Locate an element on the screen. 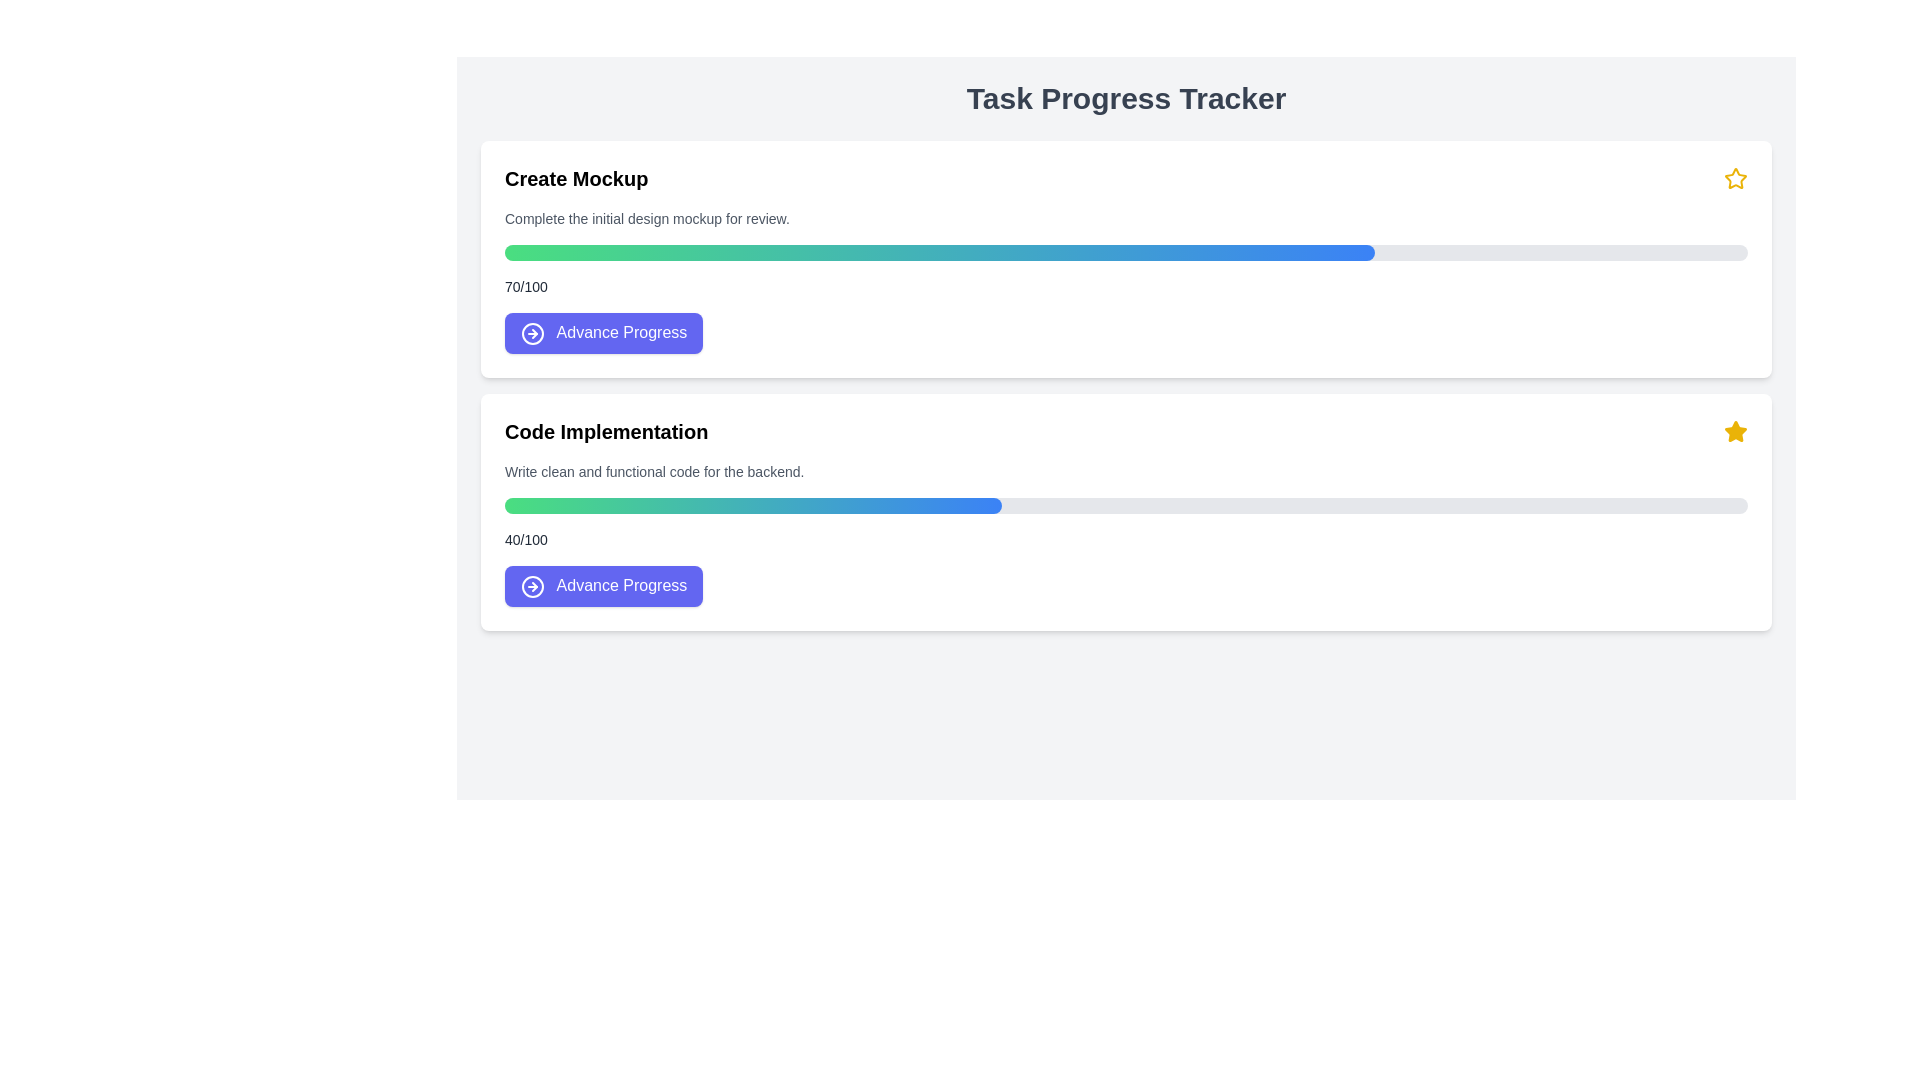 This screenshot has height=1080, width=1920. the decorative or directional icon located on the left side of the 'Advance Progress' button in the second task section is located at coordinates (532, 585).